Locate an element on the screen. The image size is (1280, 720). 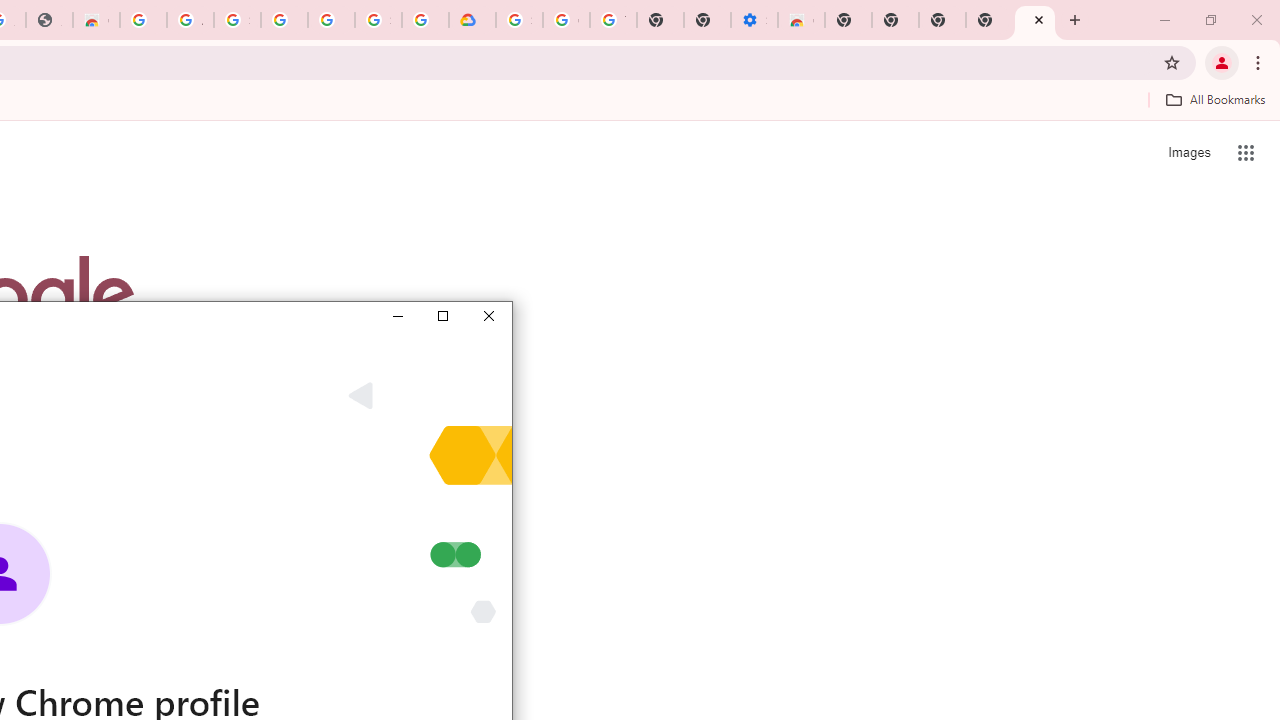
'New Tab' is located at coordinates (989, 20).